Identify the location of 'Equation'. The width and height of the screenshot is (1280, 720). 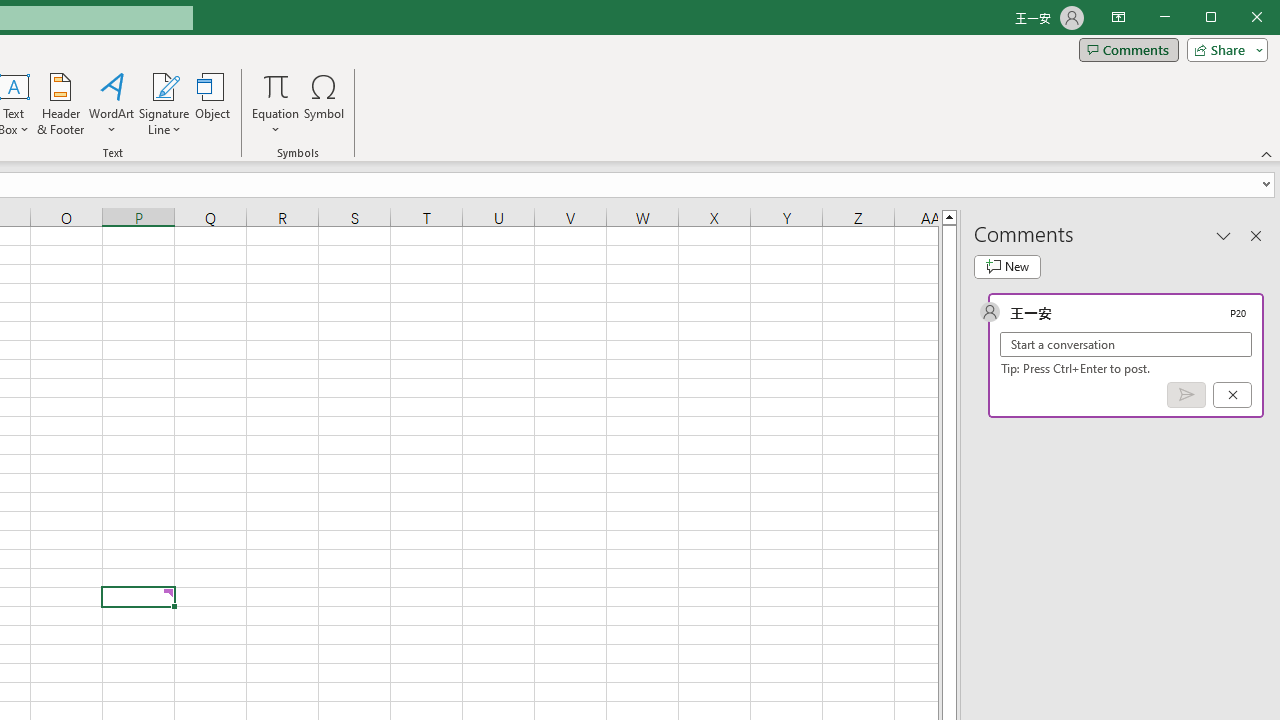
(274, 104).